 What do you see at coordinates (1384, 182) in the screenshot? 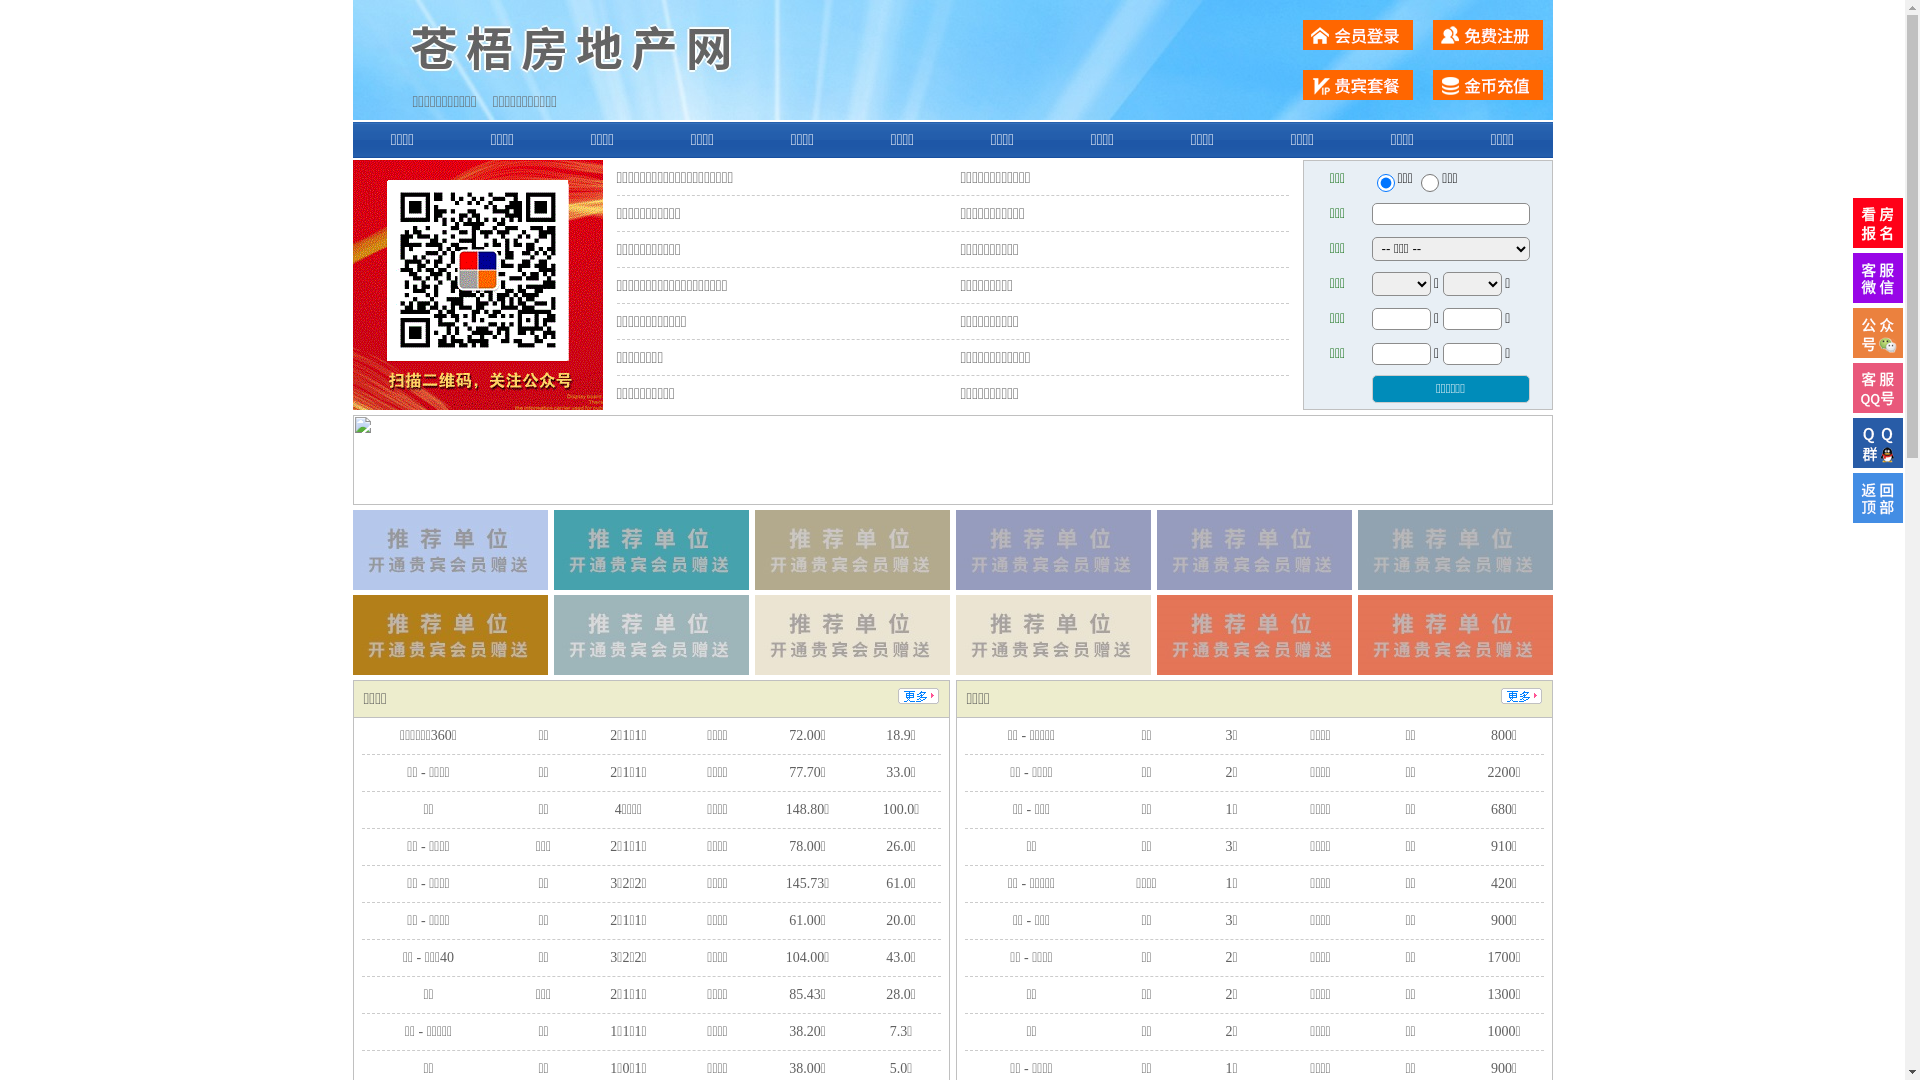
I see `'ershou'` at bounding box center [1384, 182].